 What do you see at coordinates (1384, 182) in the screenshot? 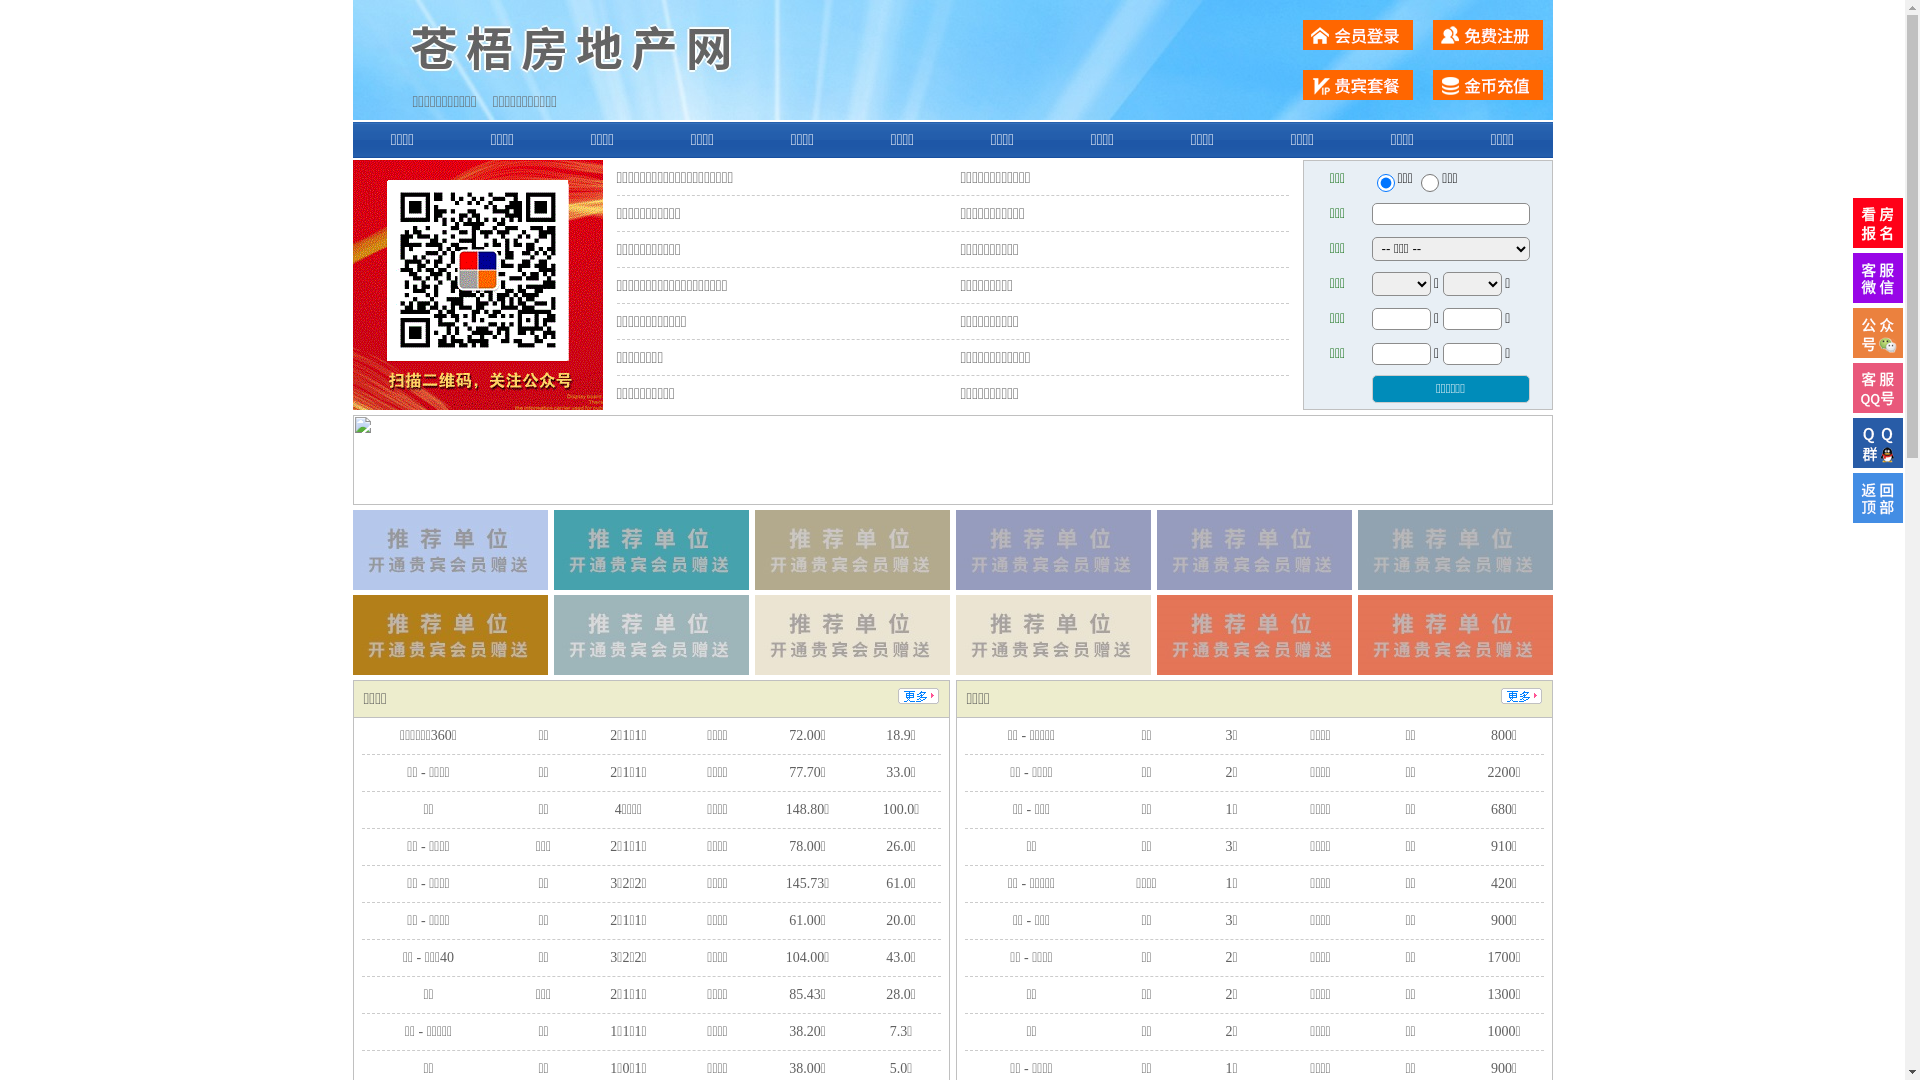
I see `'ershou'` at bounding box center [1384, 182].